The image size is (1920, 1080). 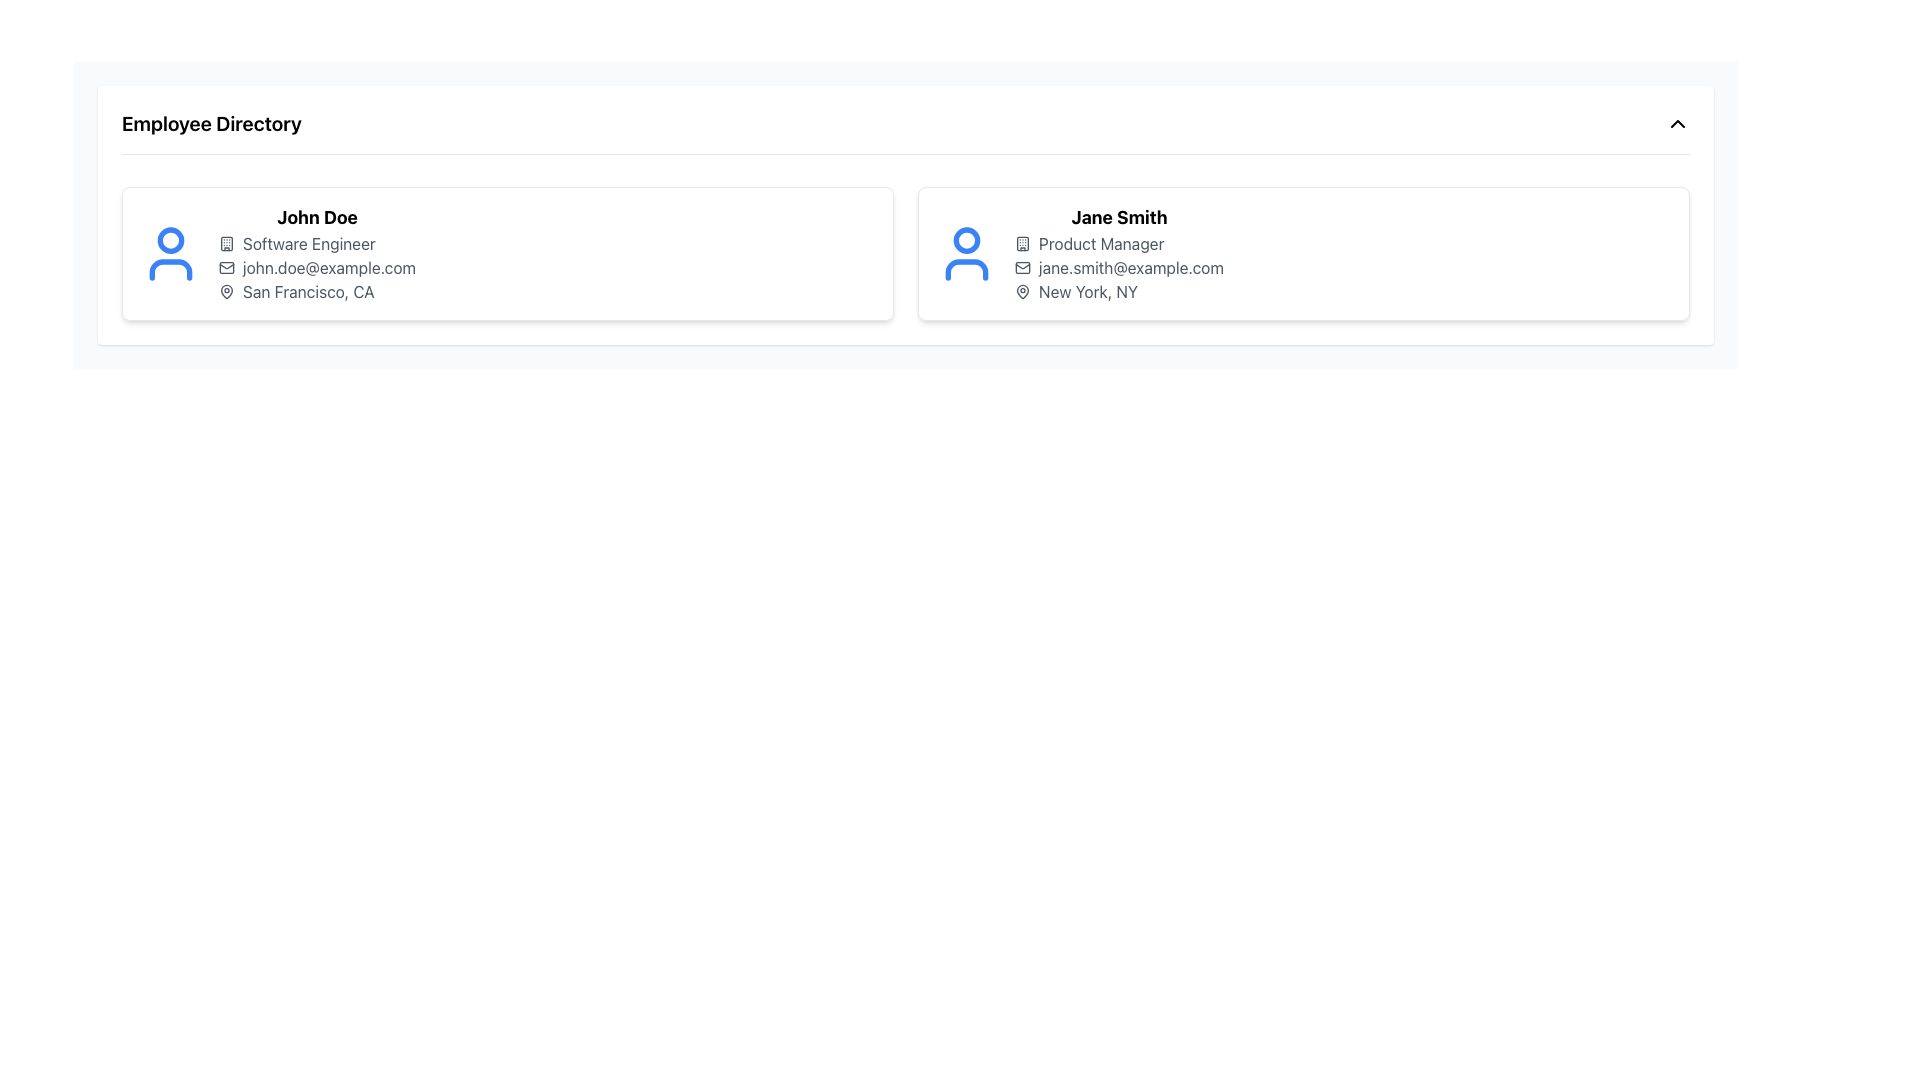 What do you see at coordinates (966, 253) in the screenshot?
I see `the blue user silhouette icon located at the top-left corner of Jane Smith's employee card` at bounding box center [966, 253].